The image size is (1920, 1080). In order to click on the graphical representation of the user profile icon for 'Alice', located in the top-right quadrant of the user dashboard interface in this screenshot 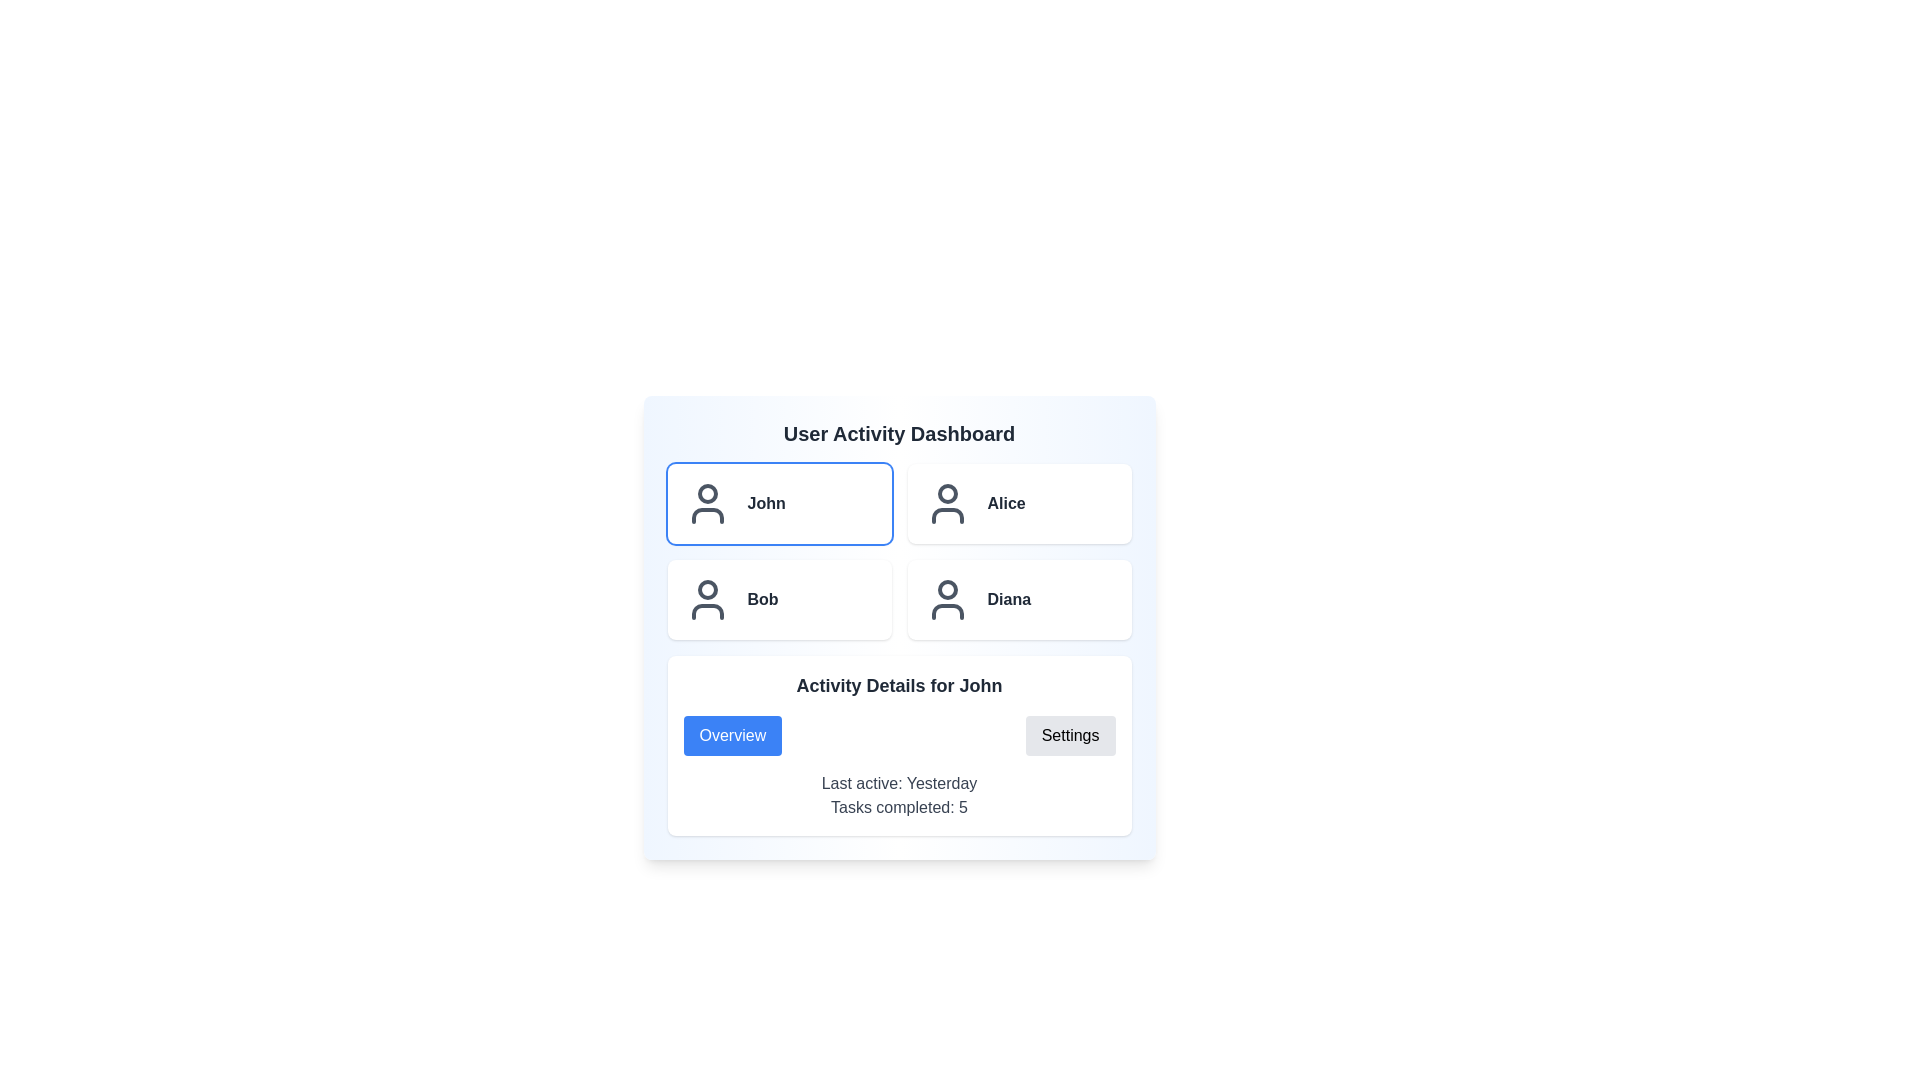, I will do `click(946, 493)`.